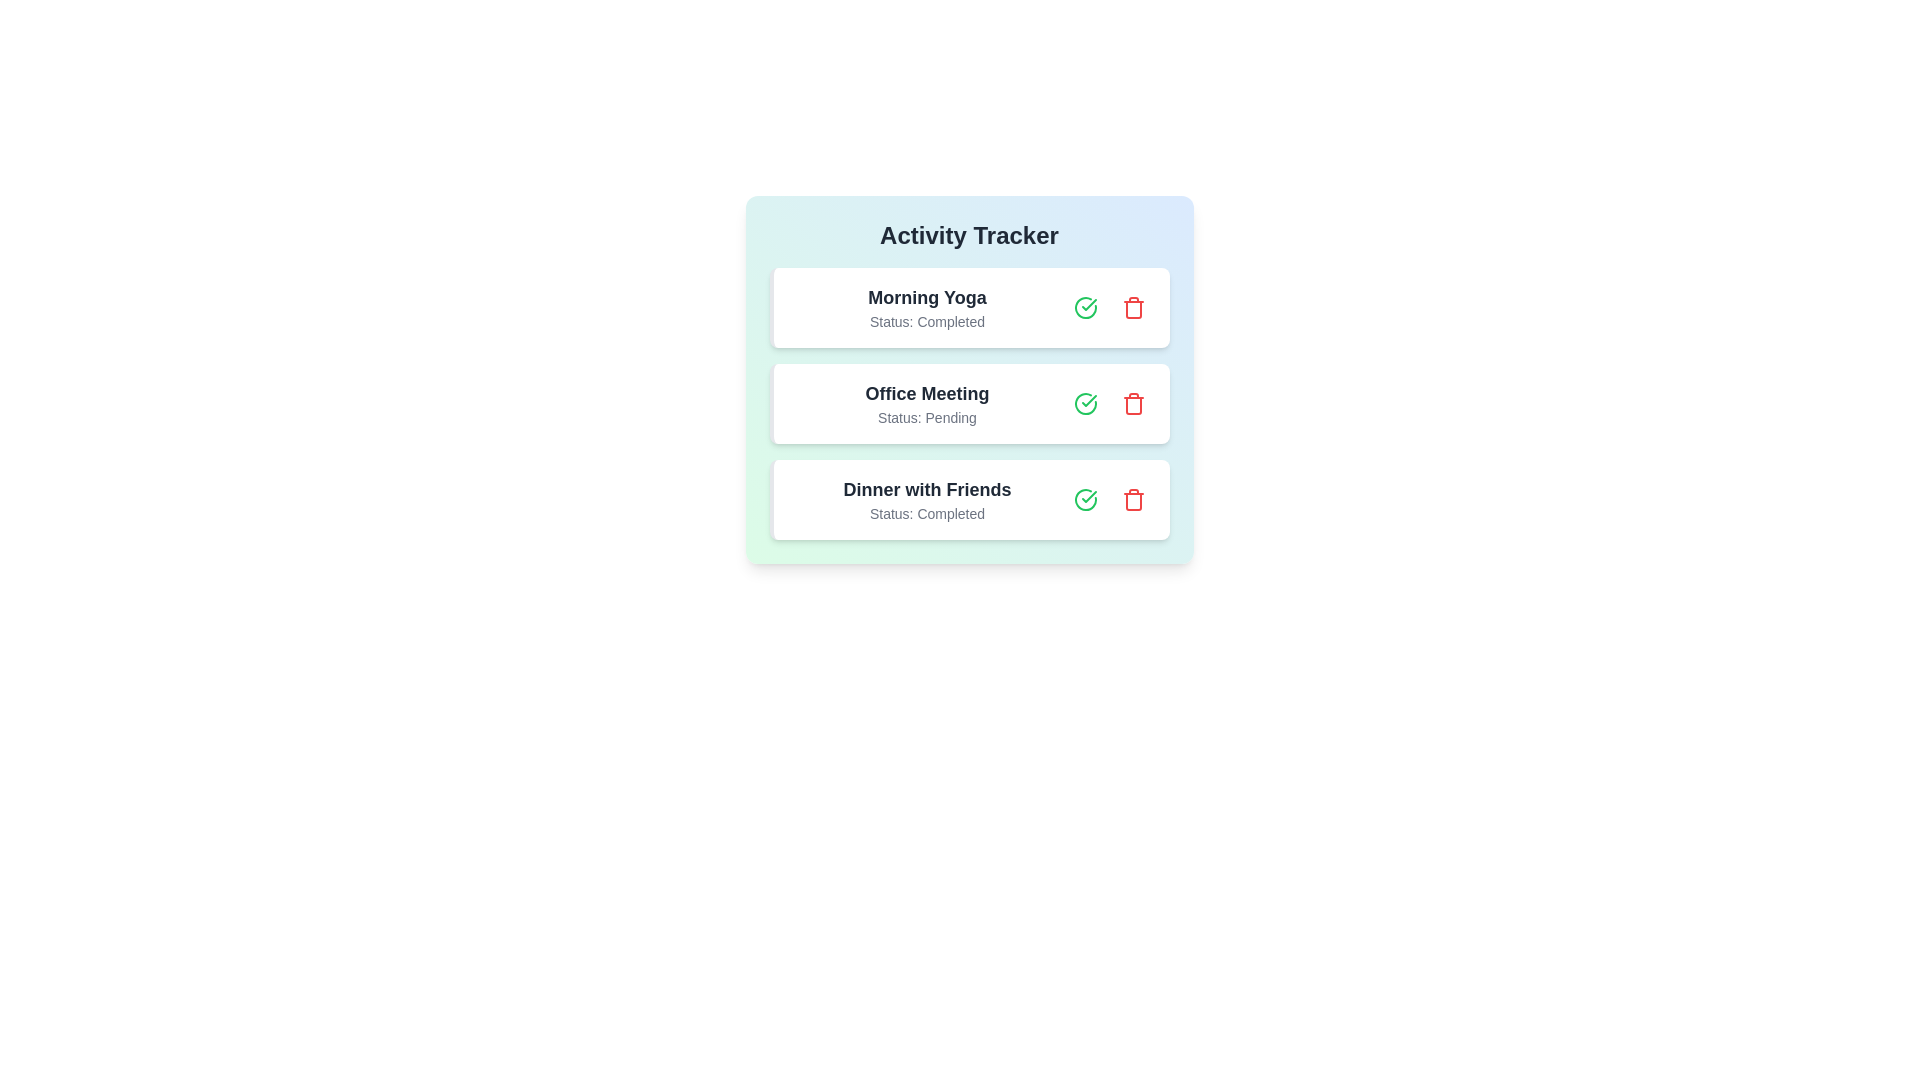  Describe the element at coordinates (969, 308) in the screenshot. I see `the activity item Morning Yoga to observe the hover effect` at that location.